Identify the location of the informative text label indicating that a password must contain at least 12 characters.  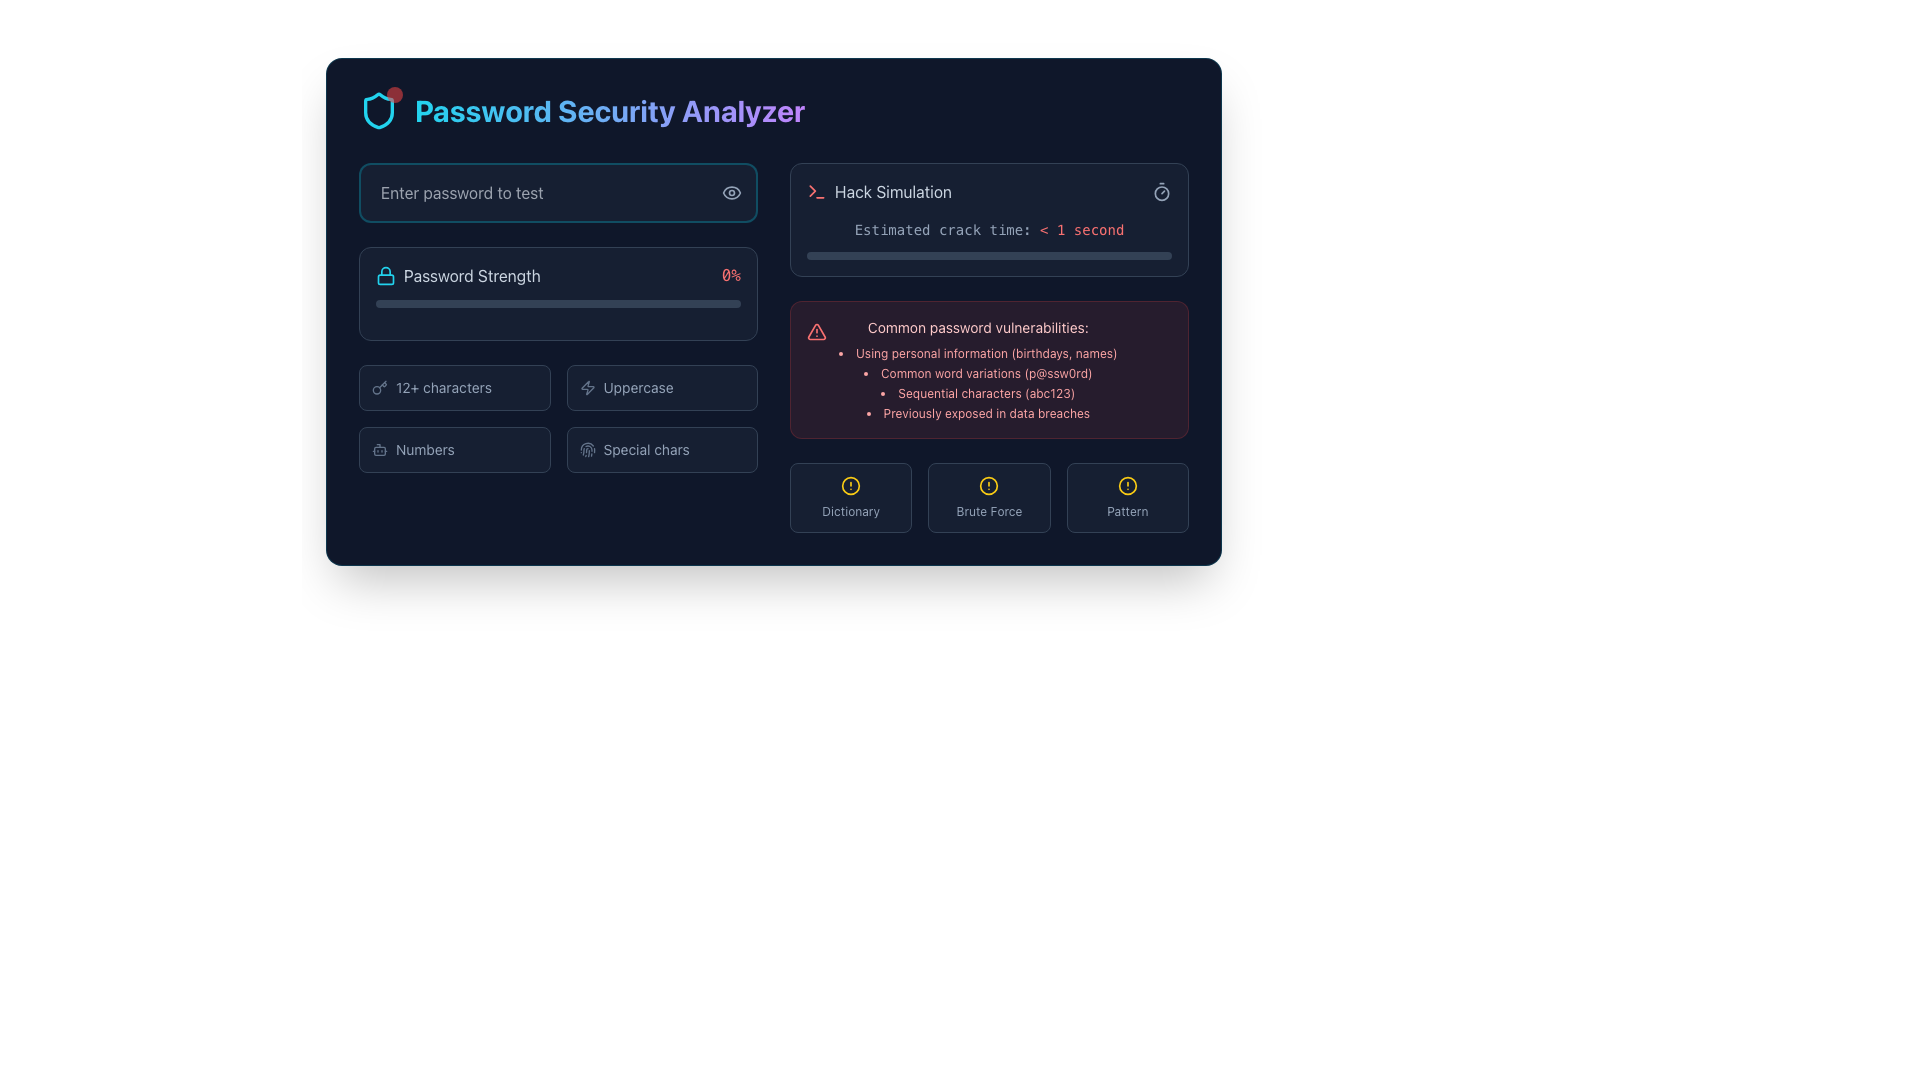
(442, 388).